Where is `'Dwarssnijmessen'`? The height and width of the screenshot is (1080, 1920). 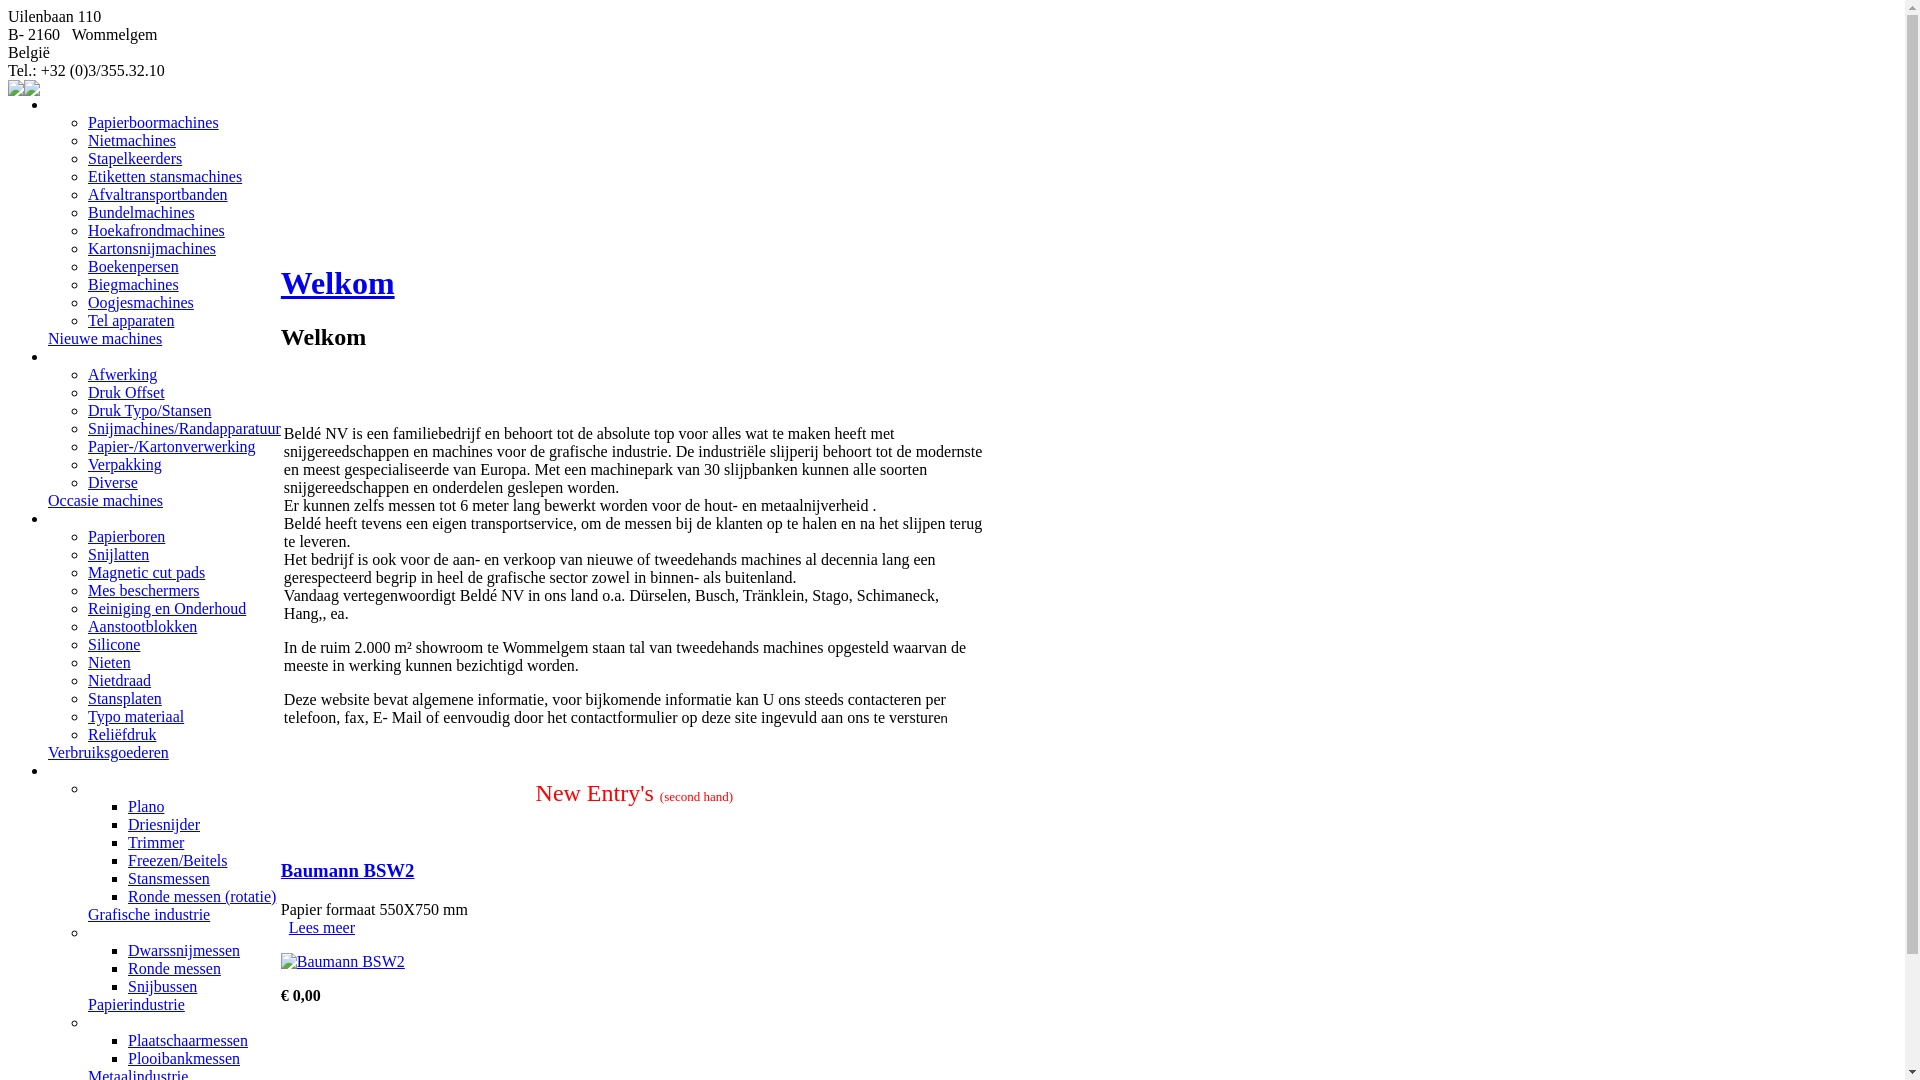 'Dwarssnijmessen' is located at coordinates (183, 949).